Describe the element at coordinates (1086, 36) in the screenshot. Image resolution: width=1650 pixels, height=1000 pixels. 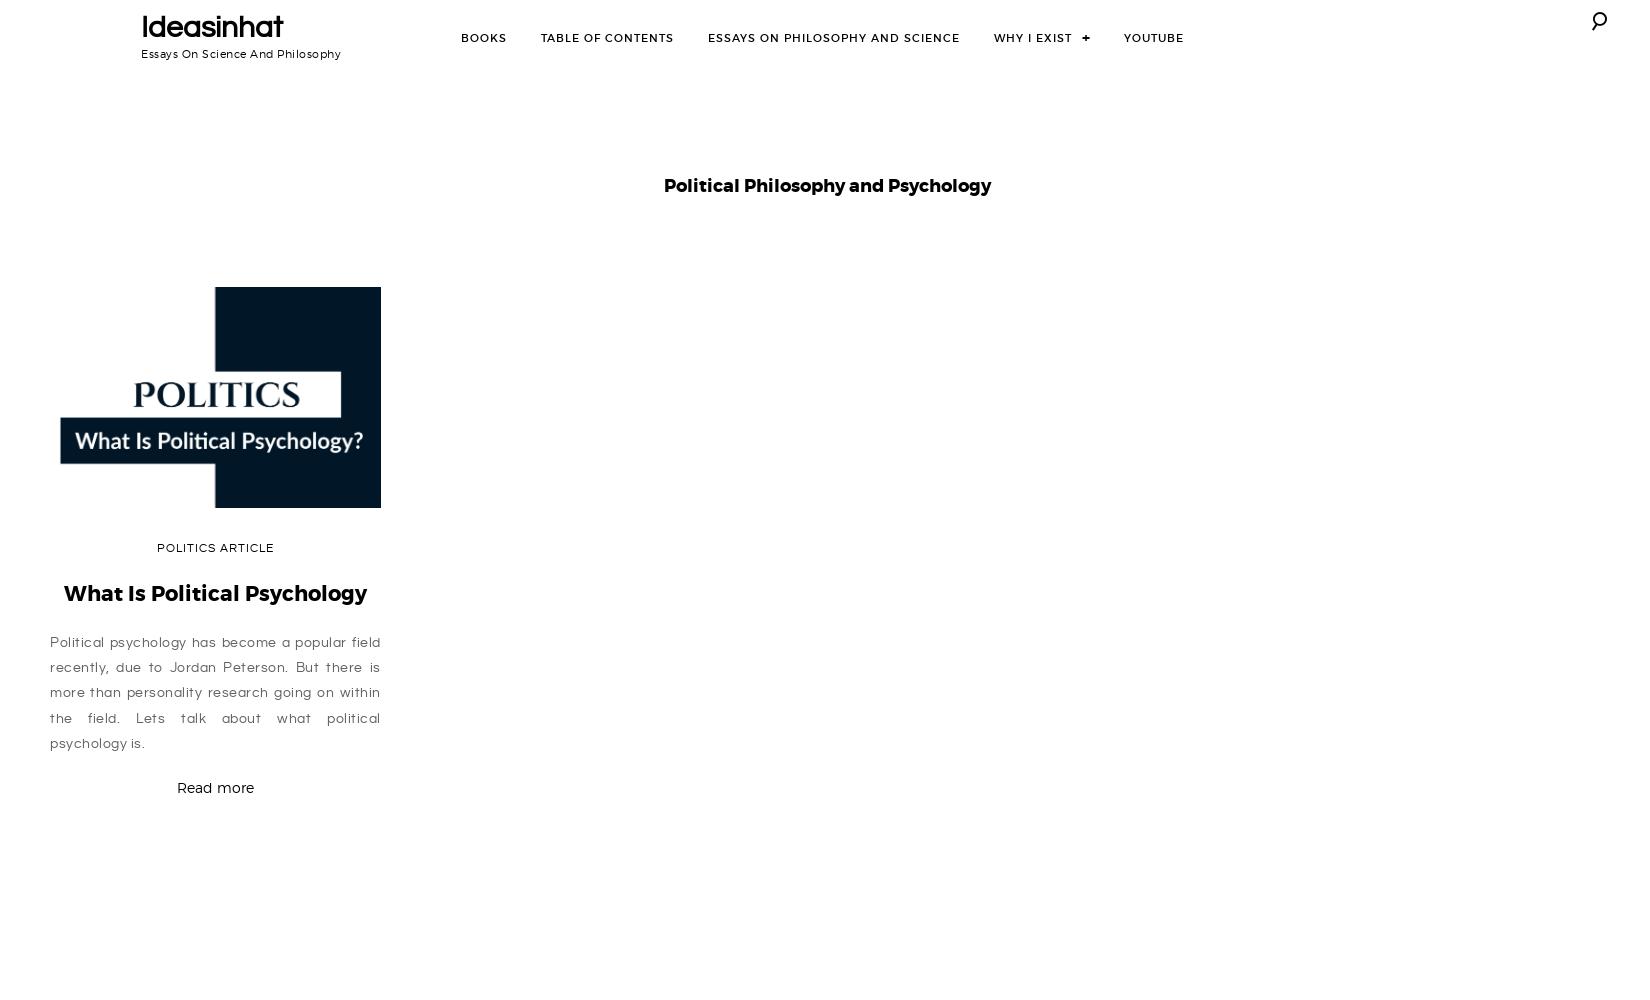
I see `'+'` at that location.